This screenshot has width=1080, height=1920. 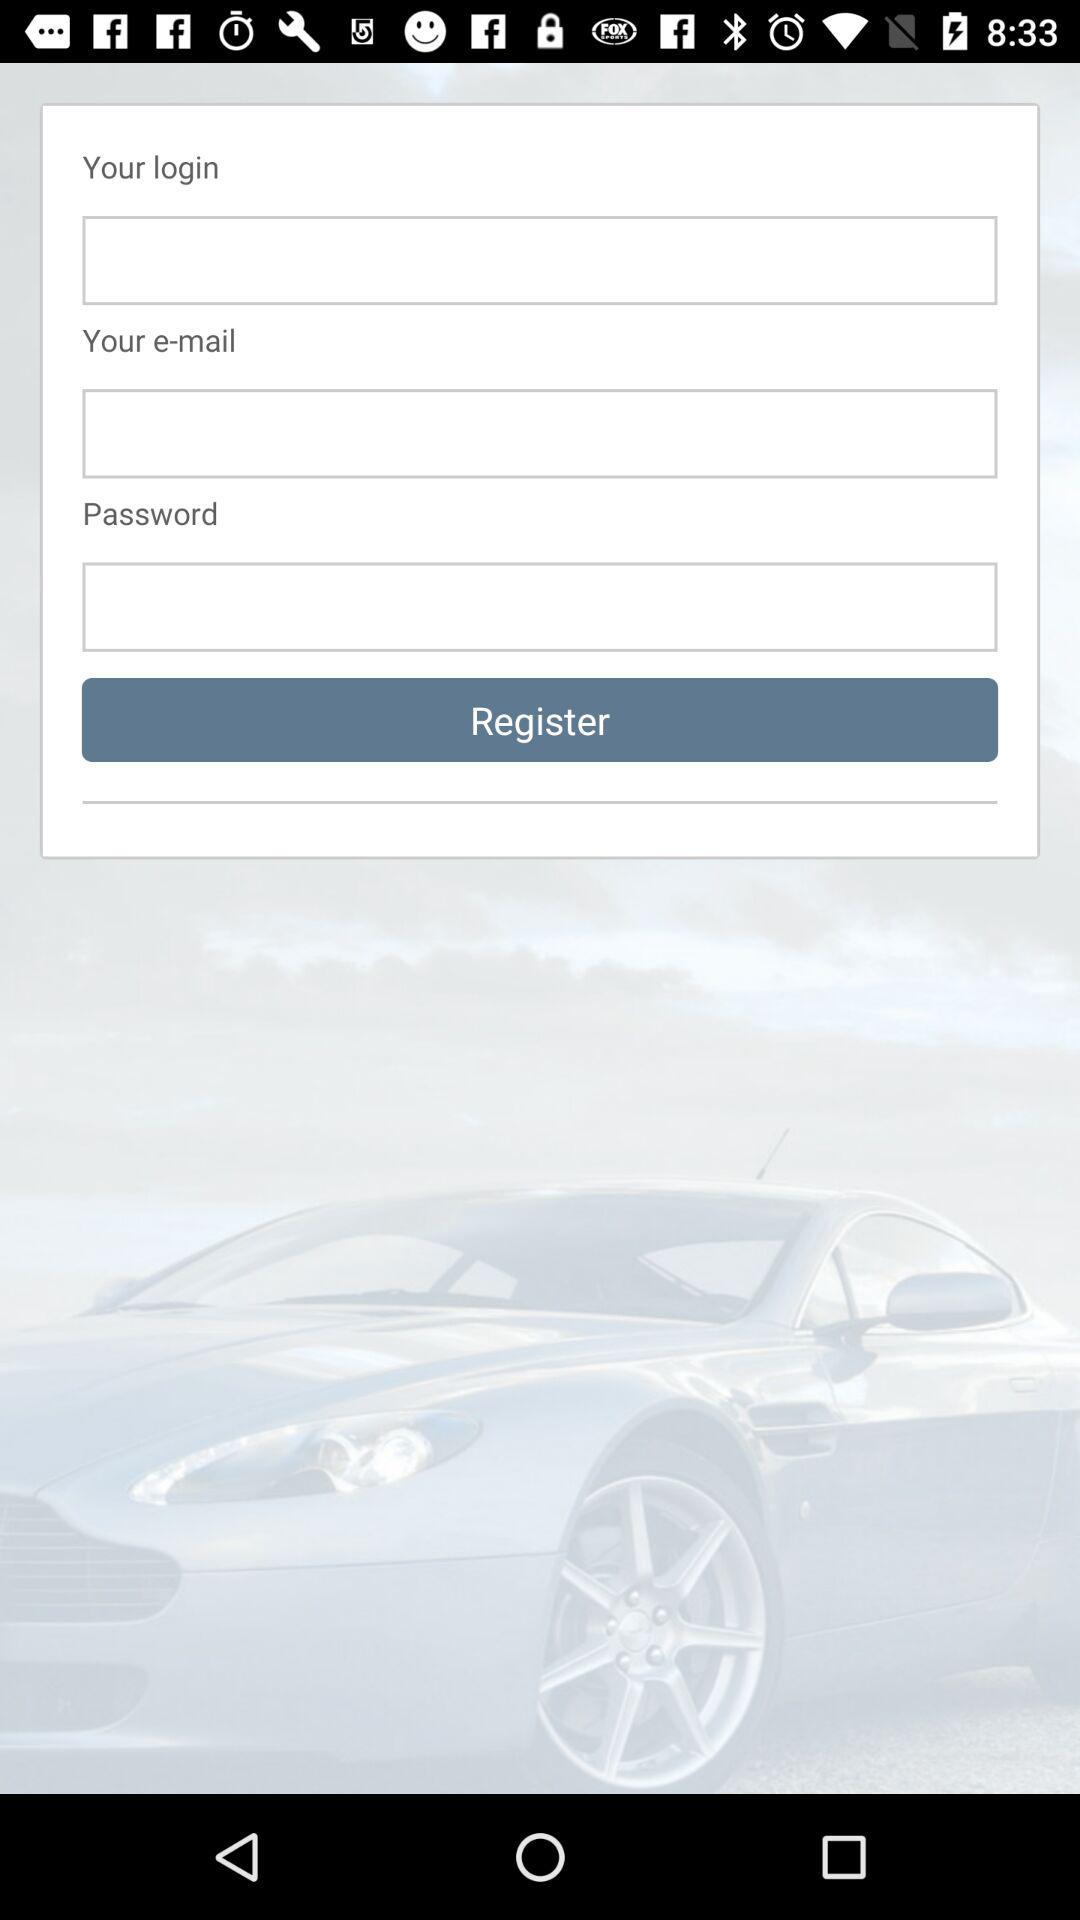 I want to click on email address, so click(x=540, y=432).